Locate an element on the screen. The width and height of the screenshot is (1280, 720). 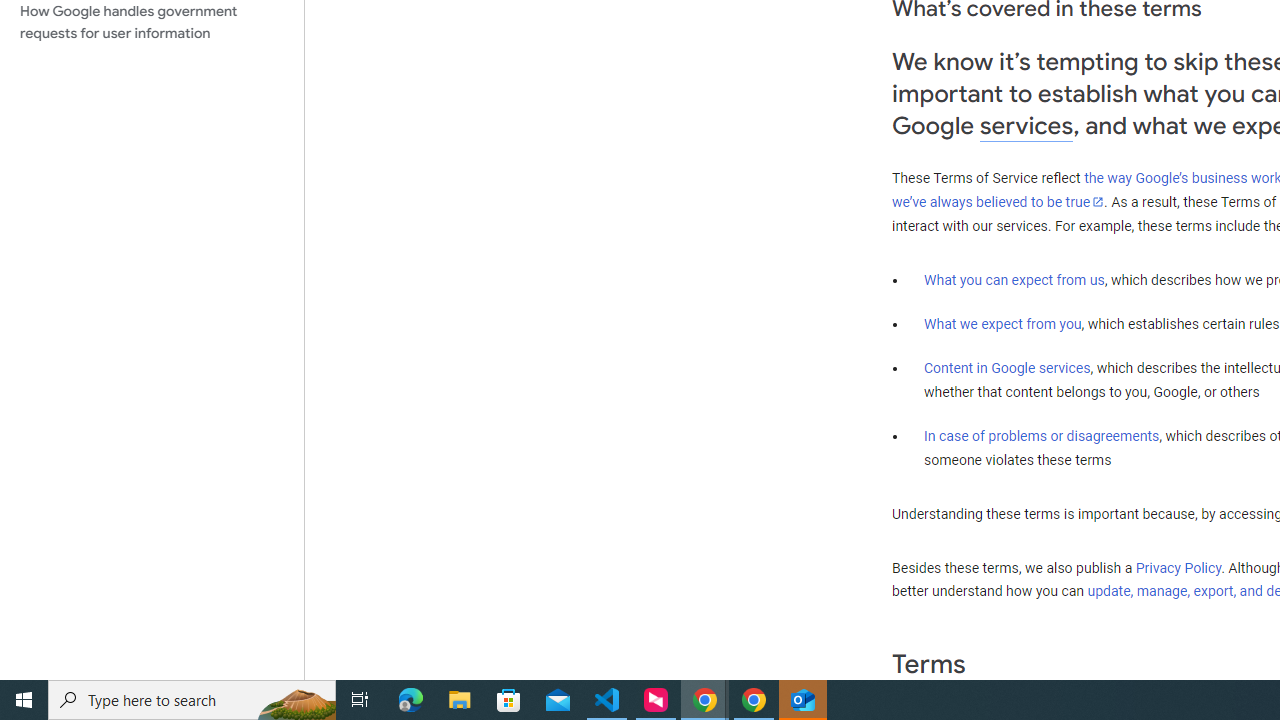
'What we expect from you' is located at coordinates (1002, 323).